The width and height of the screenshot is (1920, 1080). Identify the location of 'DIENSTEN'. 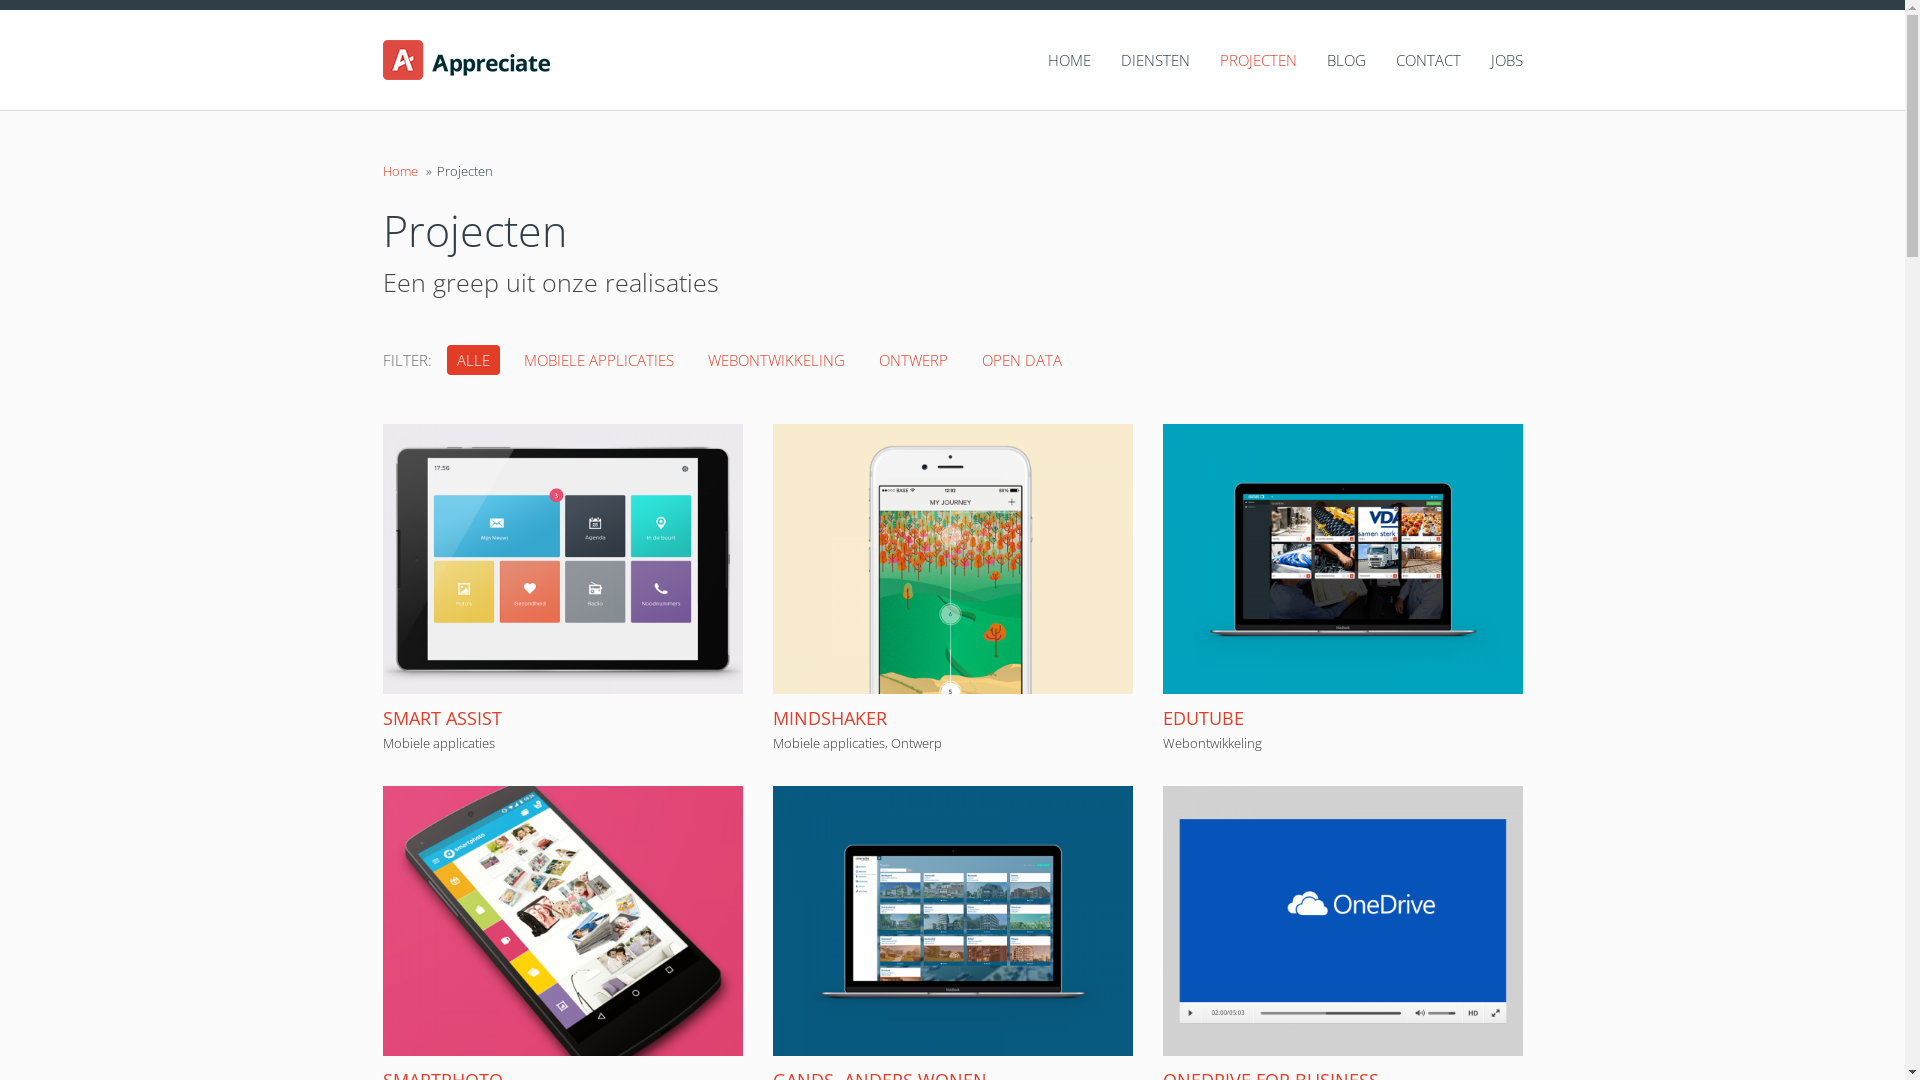
(1139, 59).